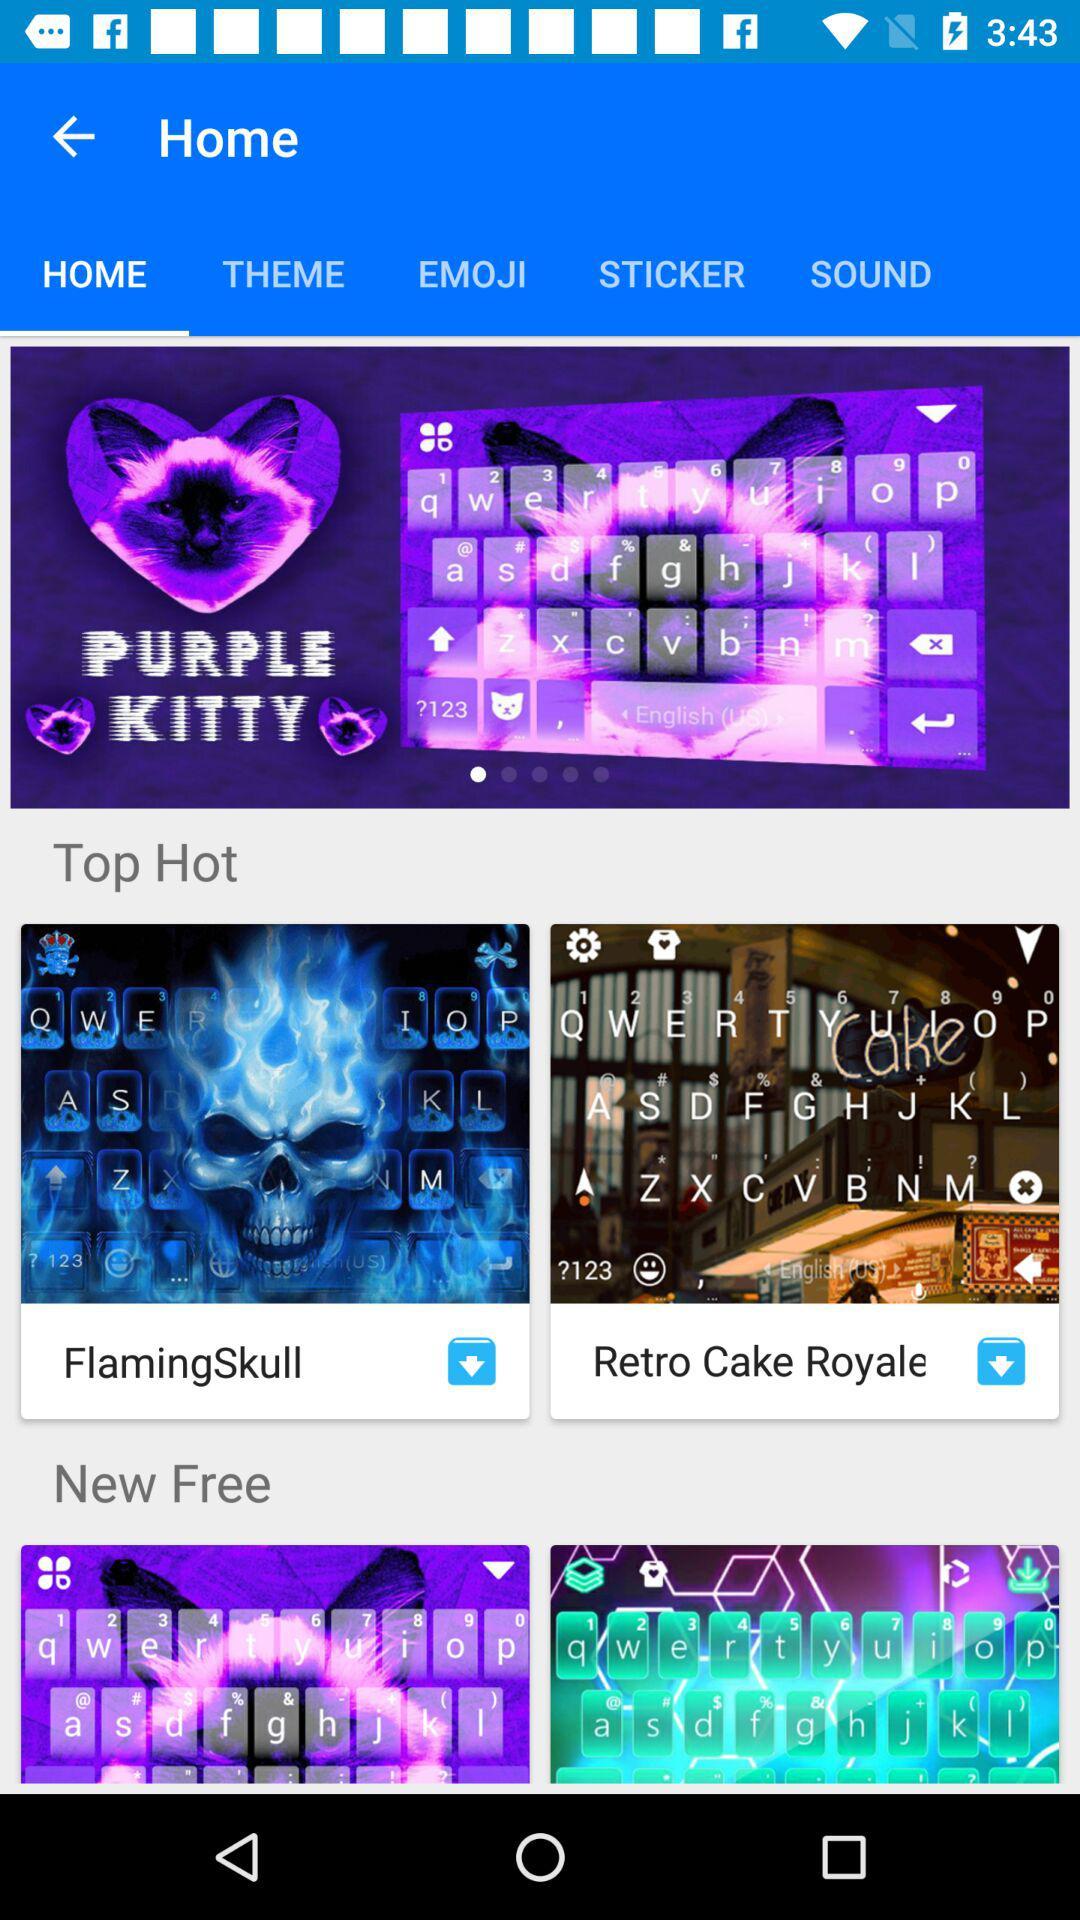  Describe the element at coordinates (72, 135) in the screenshot. I see `icon to the left of home app` at that location.